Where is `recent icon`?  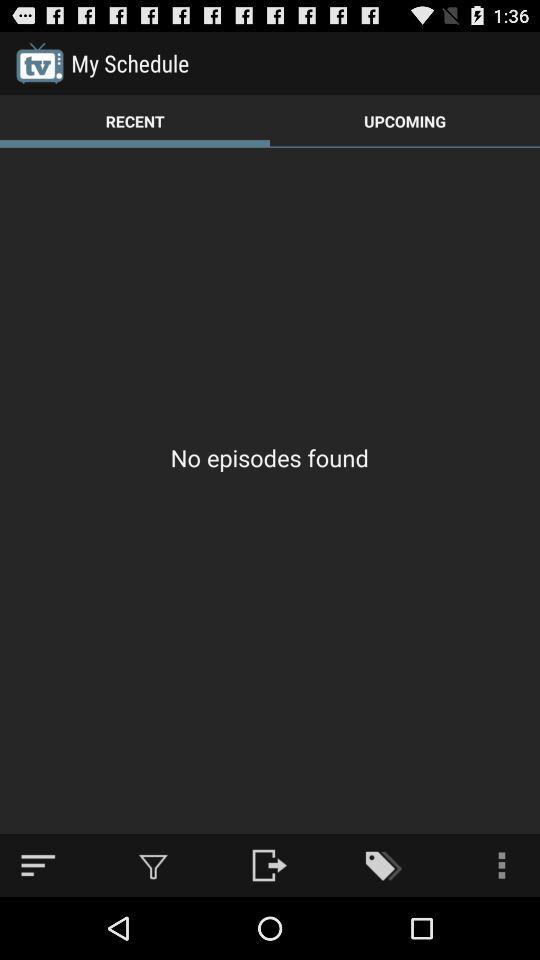
recent icon is located at coordinates (135, 120).